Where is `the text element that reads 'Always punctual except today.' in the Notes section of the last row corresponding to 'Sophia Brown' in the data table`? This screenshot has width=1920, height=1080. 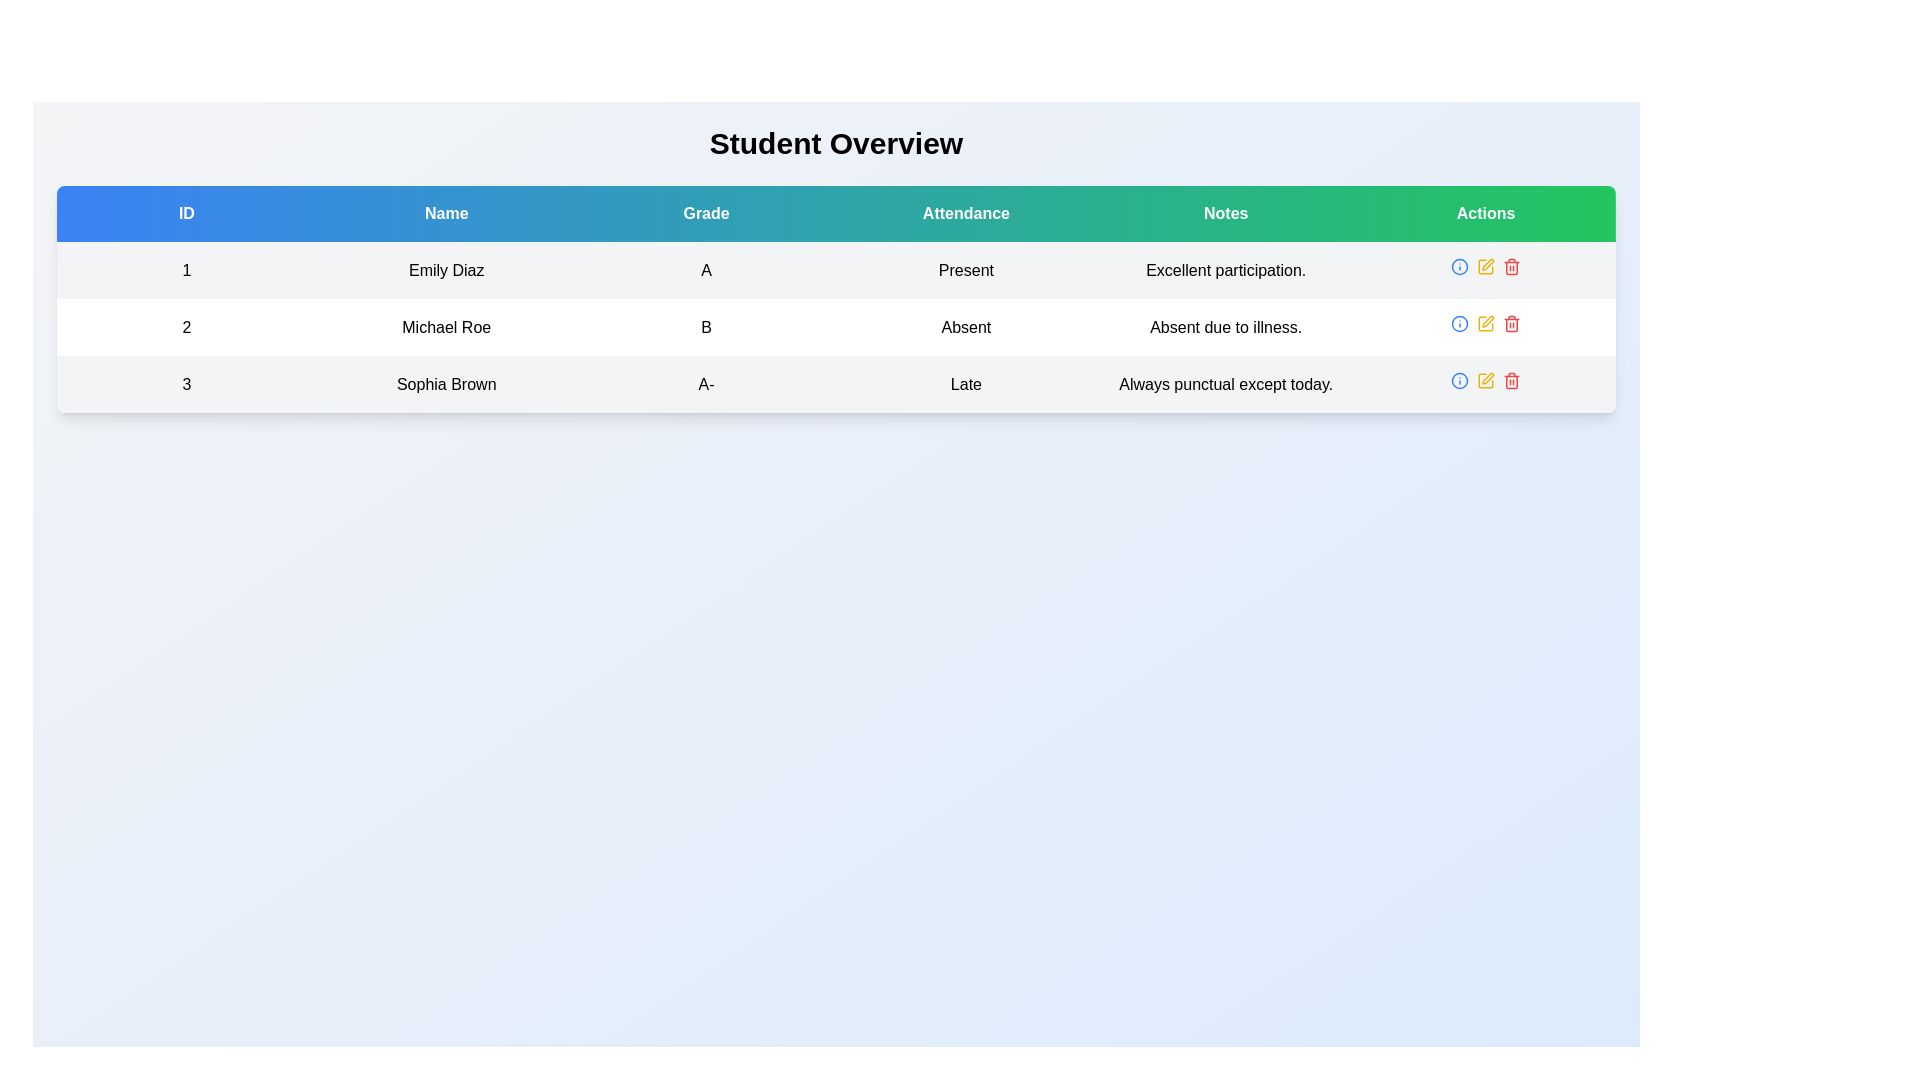 the text element that reads 'Always punctual except today.' in the Notes section of the last row corresponding to 'Sophia Brown' in the data table is located at coordinates (1225, 384).